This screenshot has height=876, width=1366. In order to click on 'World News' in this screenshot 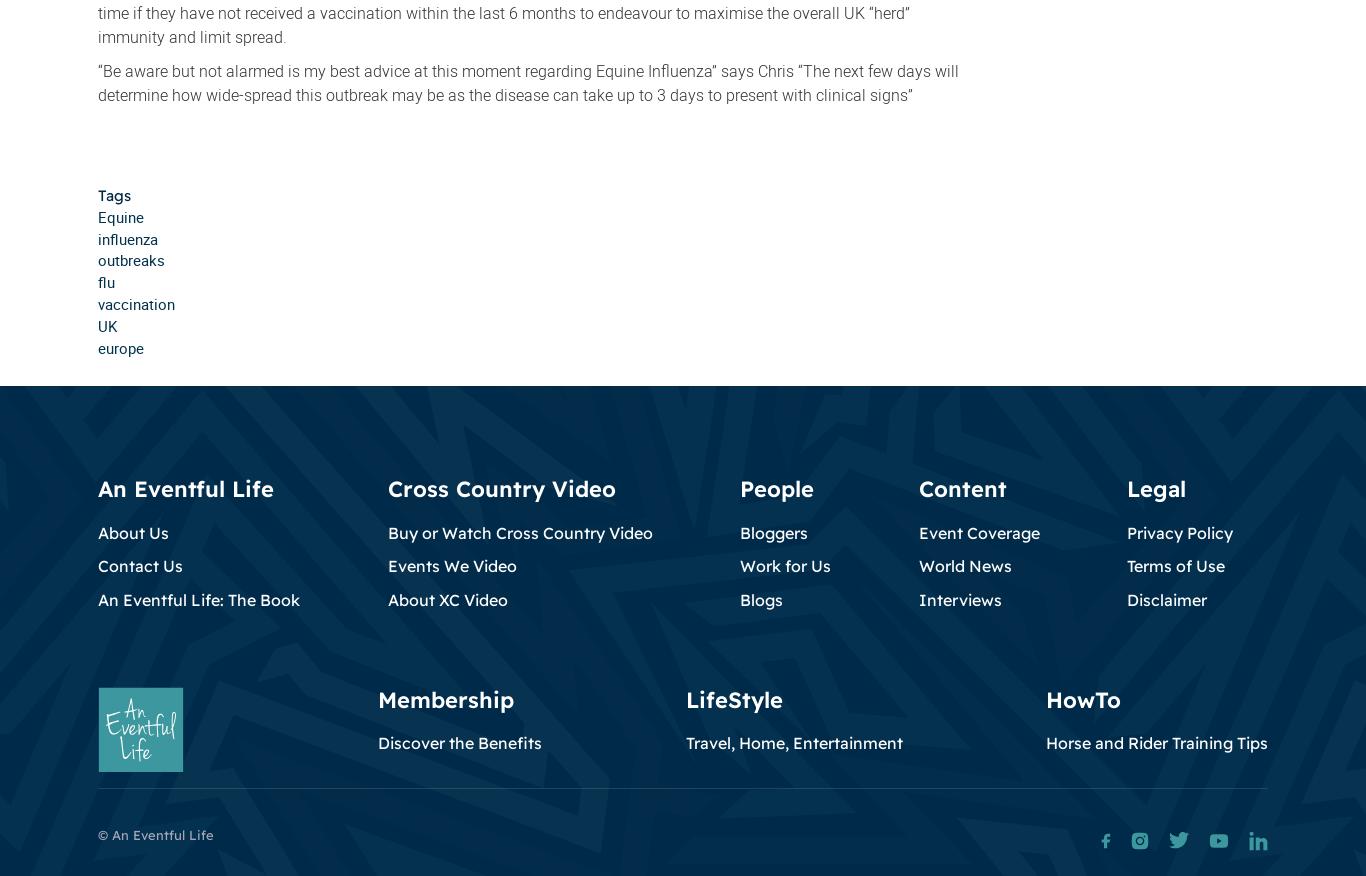, I will do `click(964, 564)`.